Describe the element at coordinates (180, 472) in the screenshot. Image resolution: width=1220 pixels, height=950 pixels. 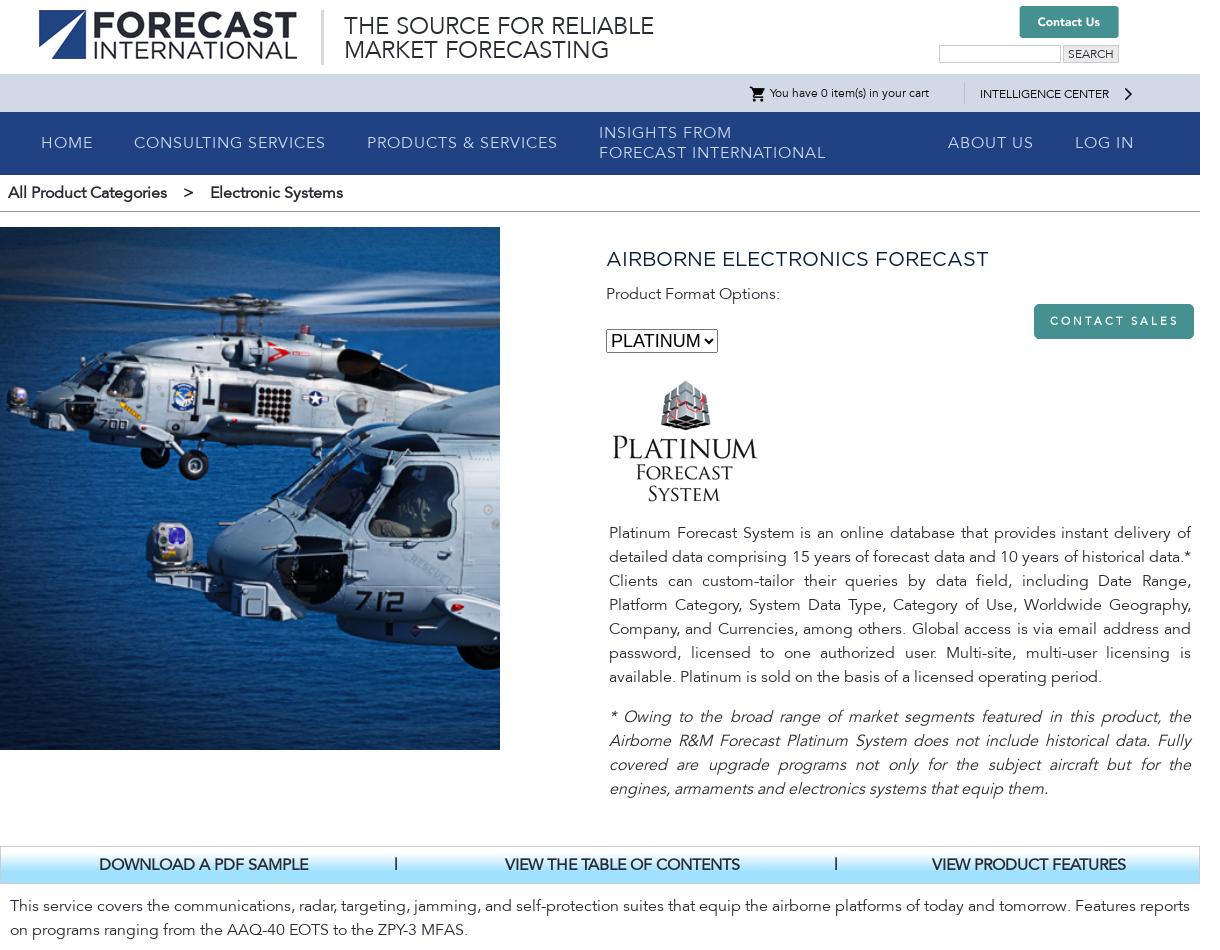
I see `'"Client Query Number"'` at that location.